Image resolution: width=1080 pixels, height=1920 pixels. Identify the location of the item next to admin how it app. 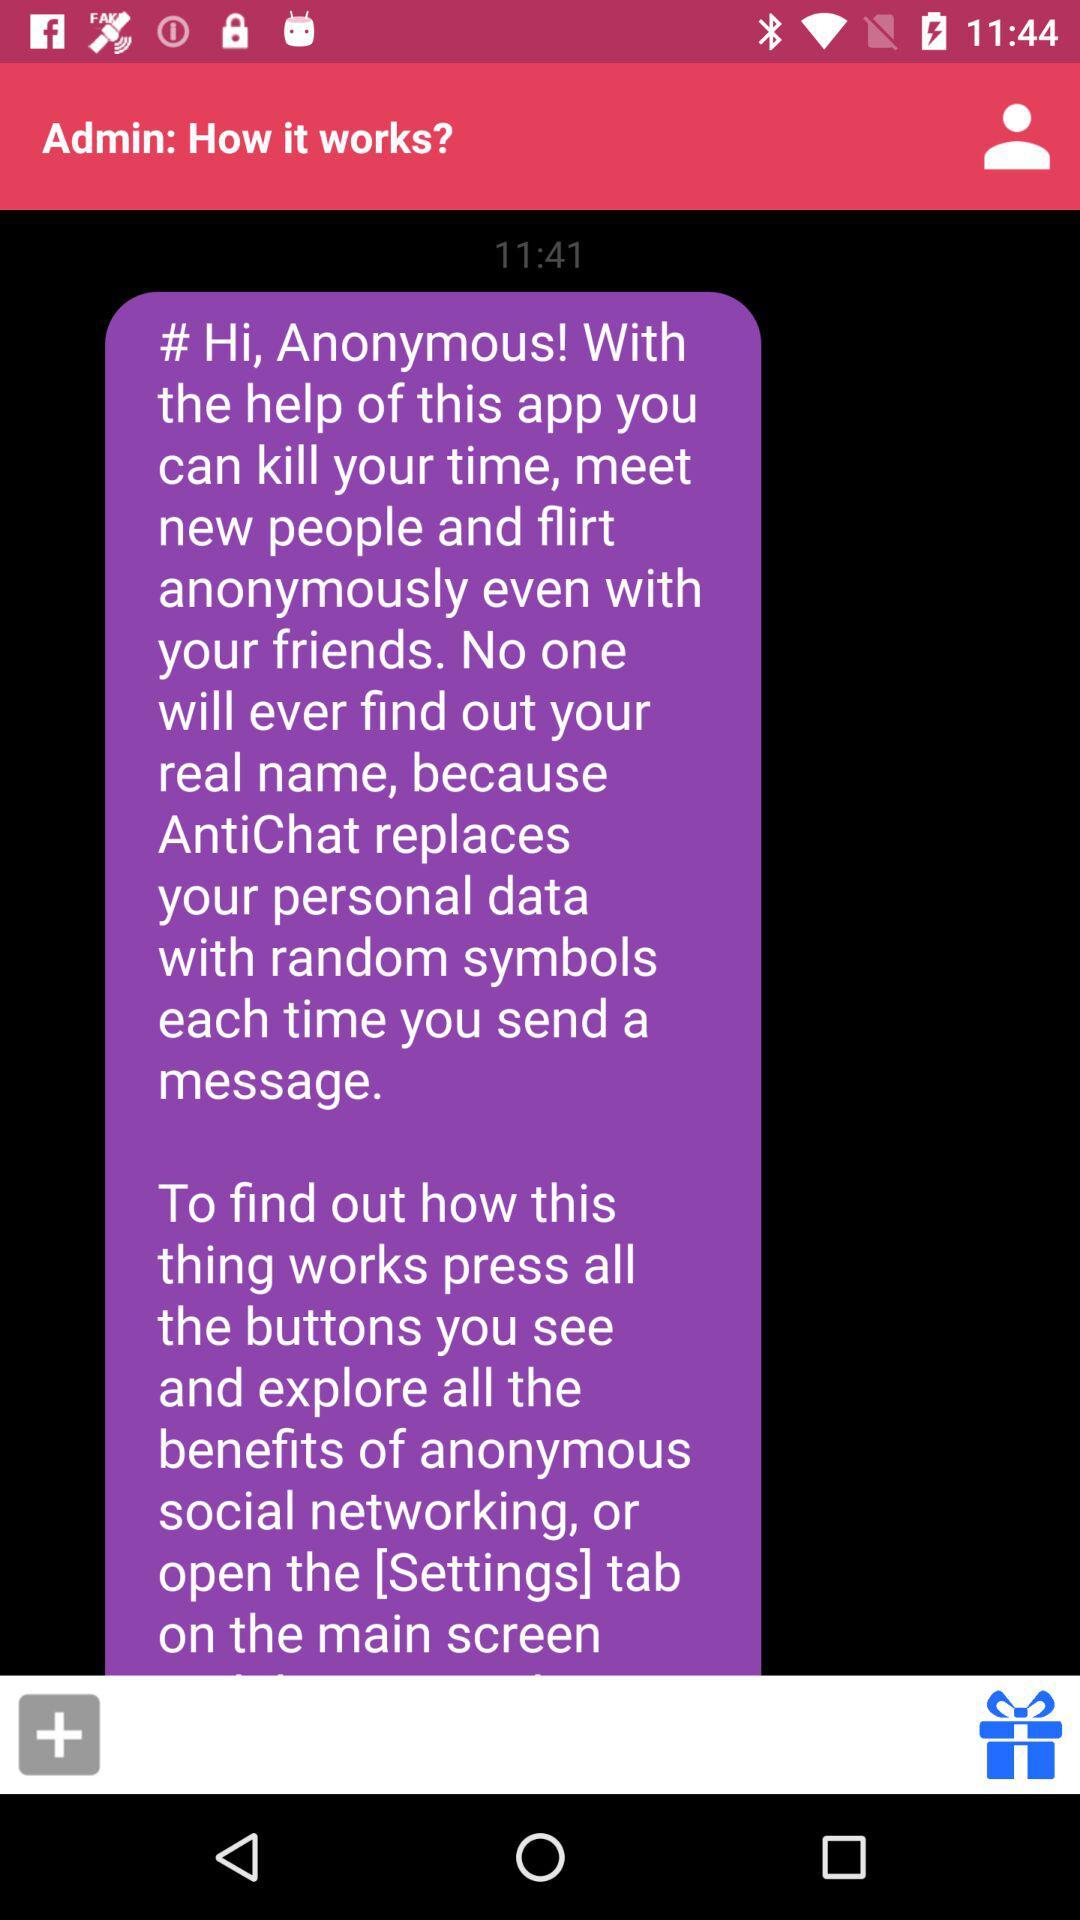
(1017, 135).